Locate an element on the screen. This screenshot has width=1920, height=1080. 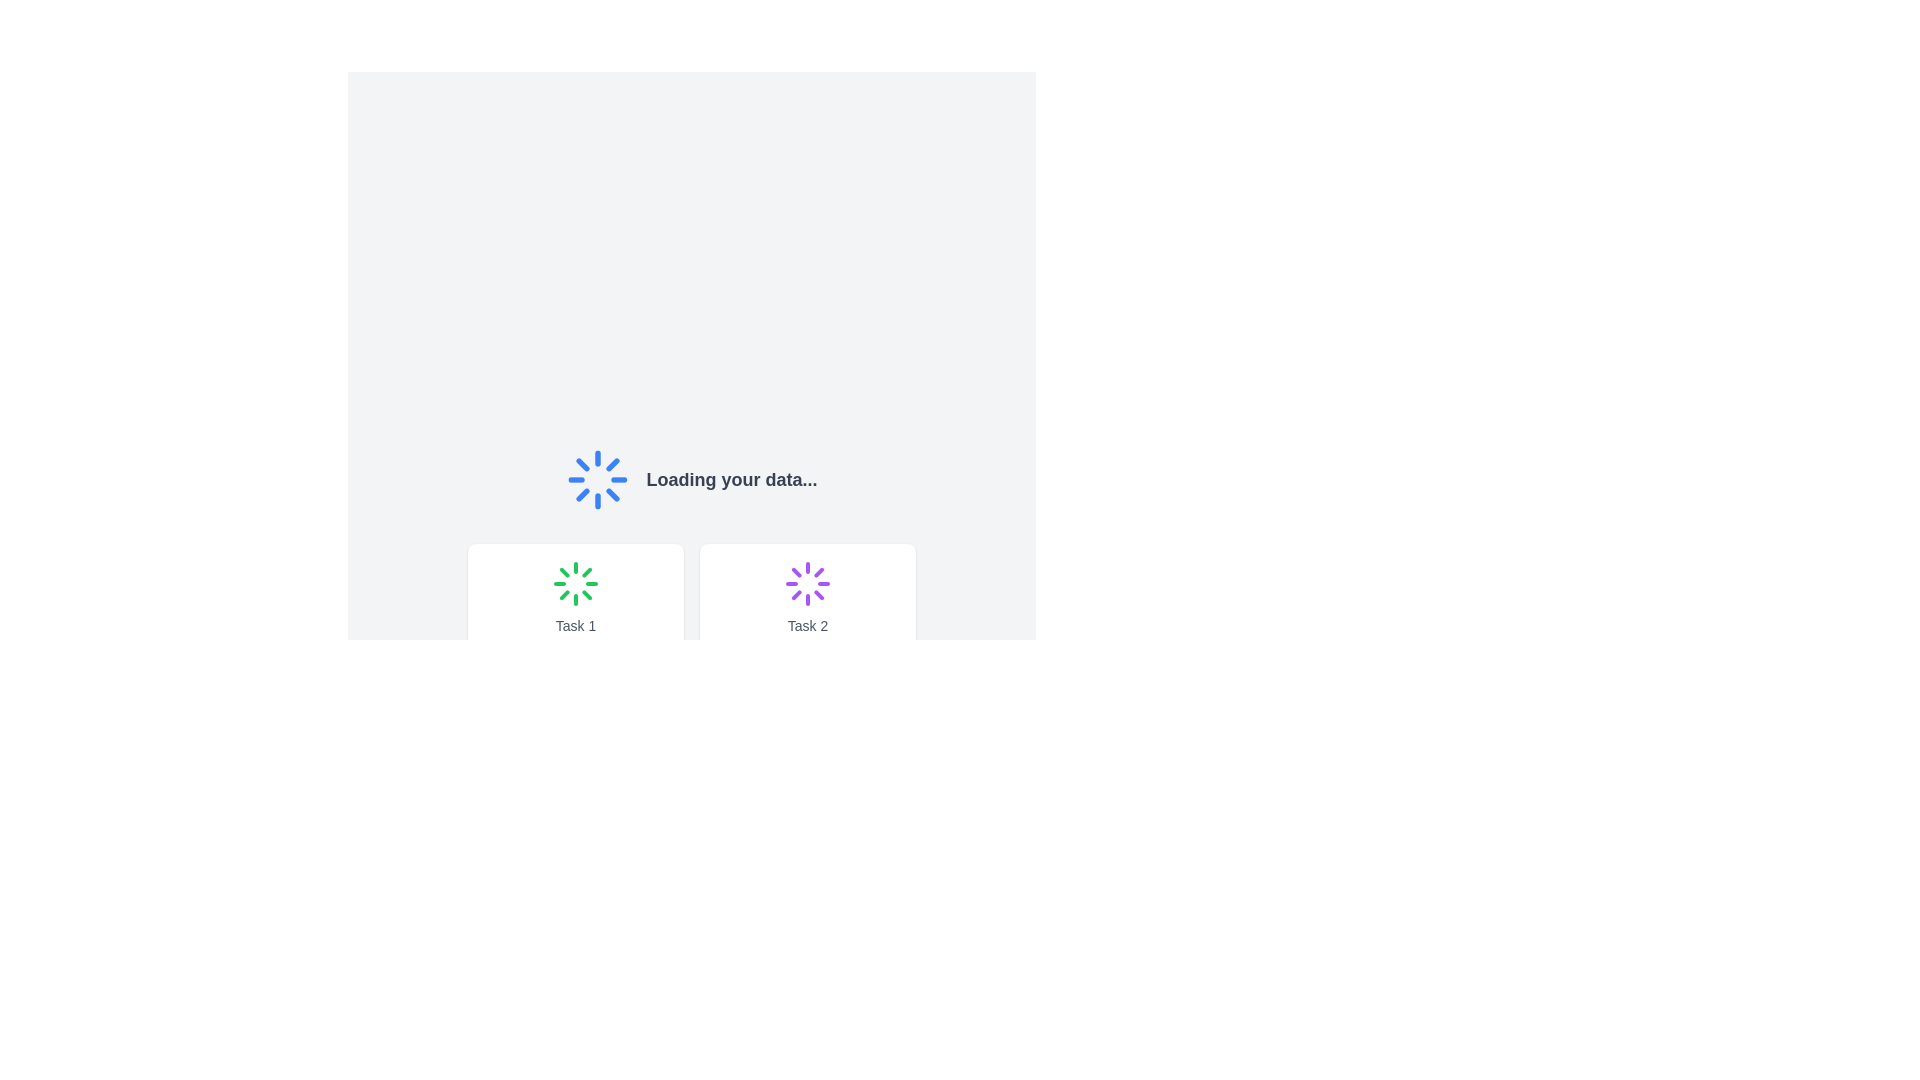
the sixth segment of the loading spinner graphic, which indicates an ongoing process or operation is located at coordinates (605, 460).